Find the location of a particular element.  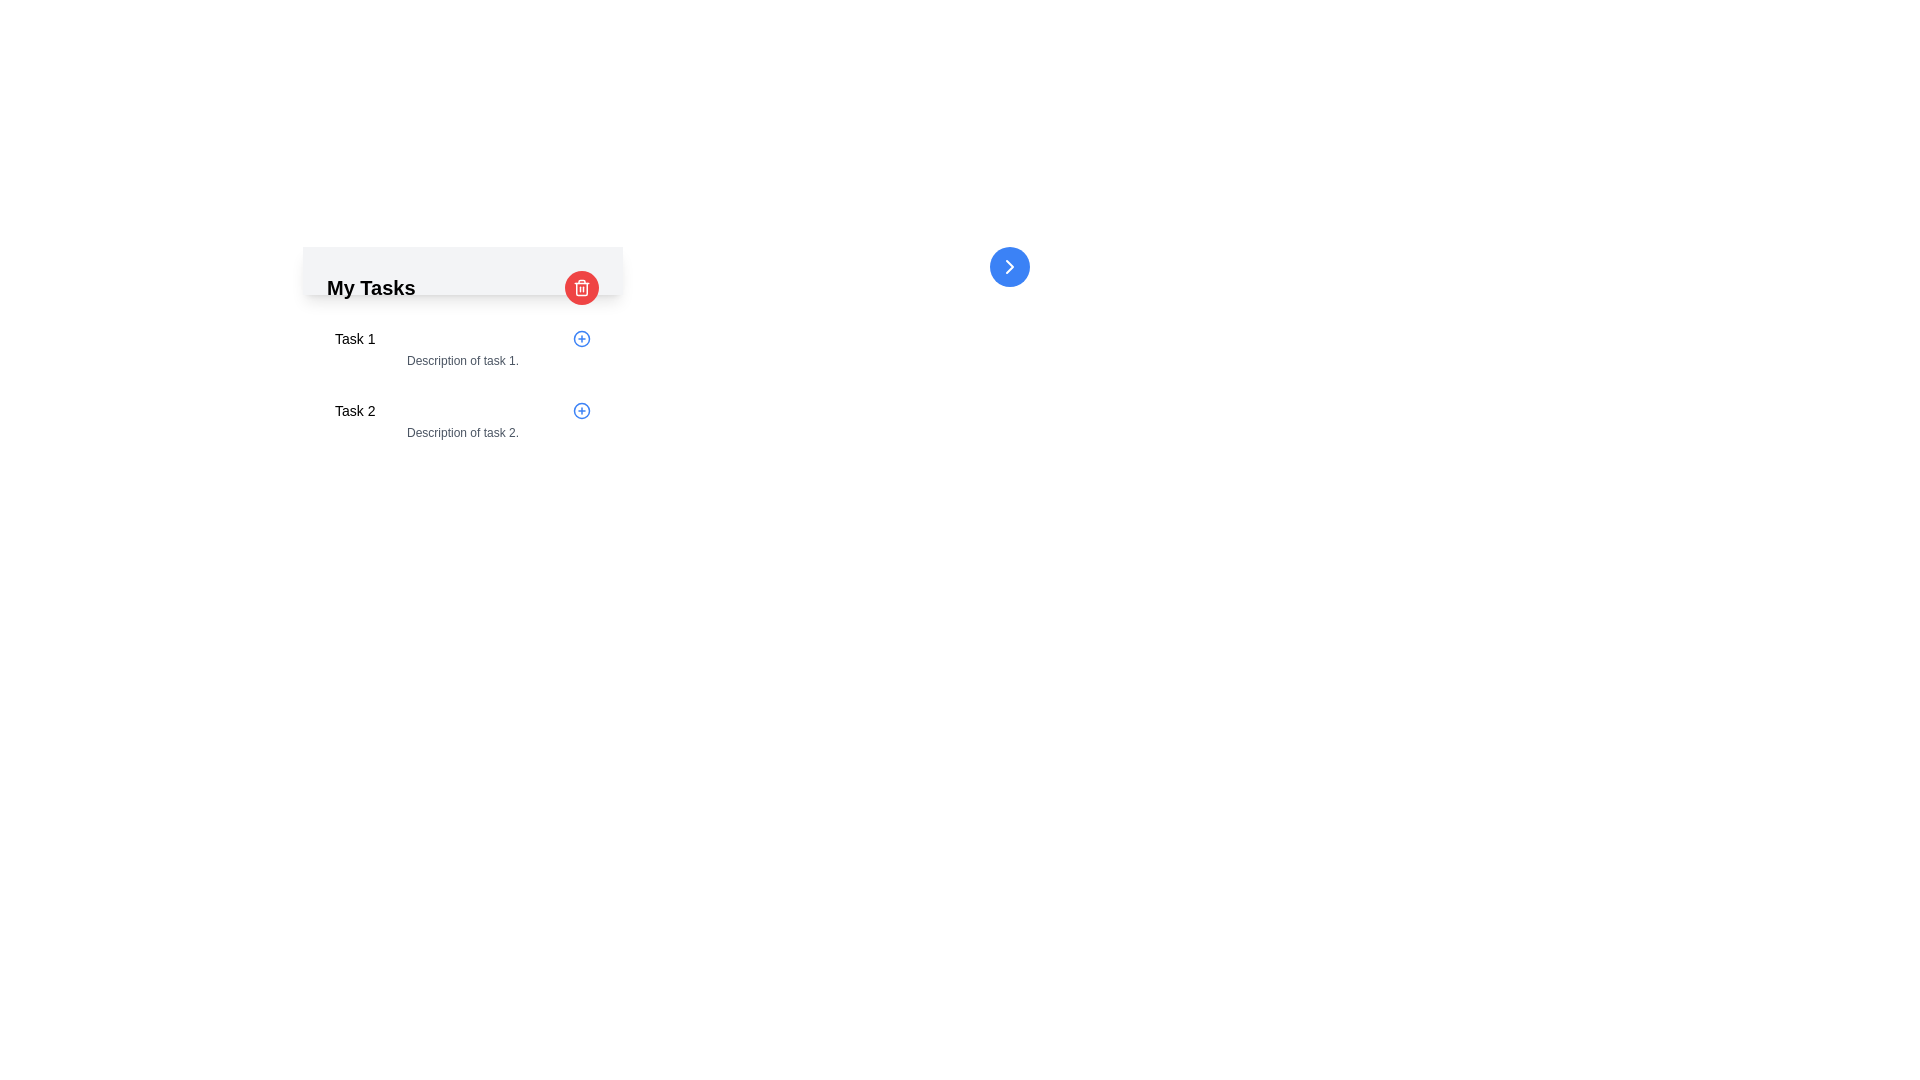

the Chevron Icon located near the right edge of task-specific rows in the task listing interface is located at coordinates (1009, 265).